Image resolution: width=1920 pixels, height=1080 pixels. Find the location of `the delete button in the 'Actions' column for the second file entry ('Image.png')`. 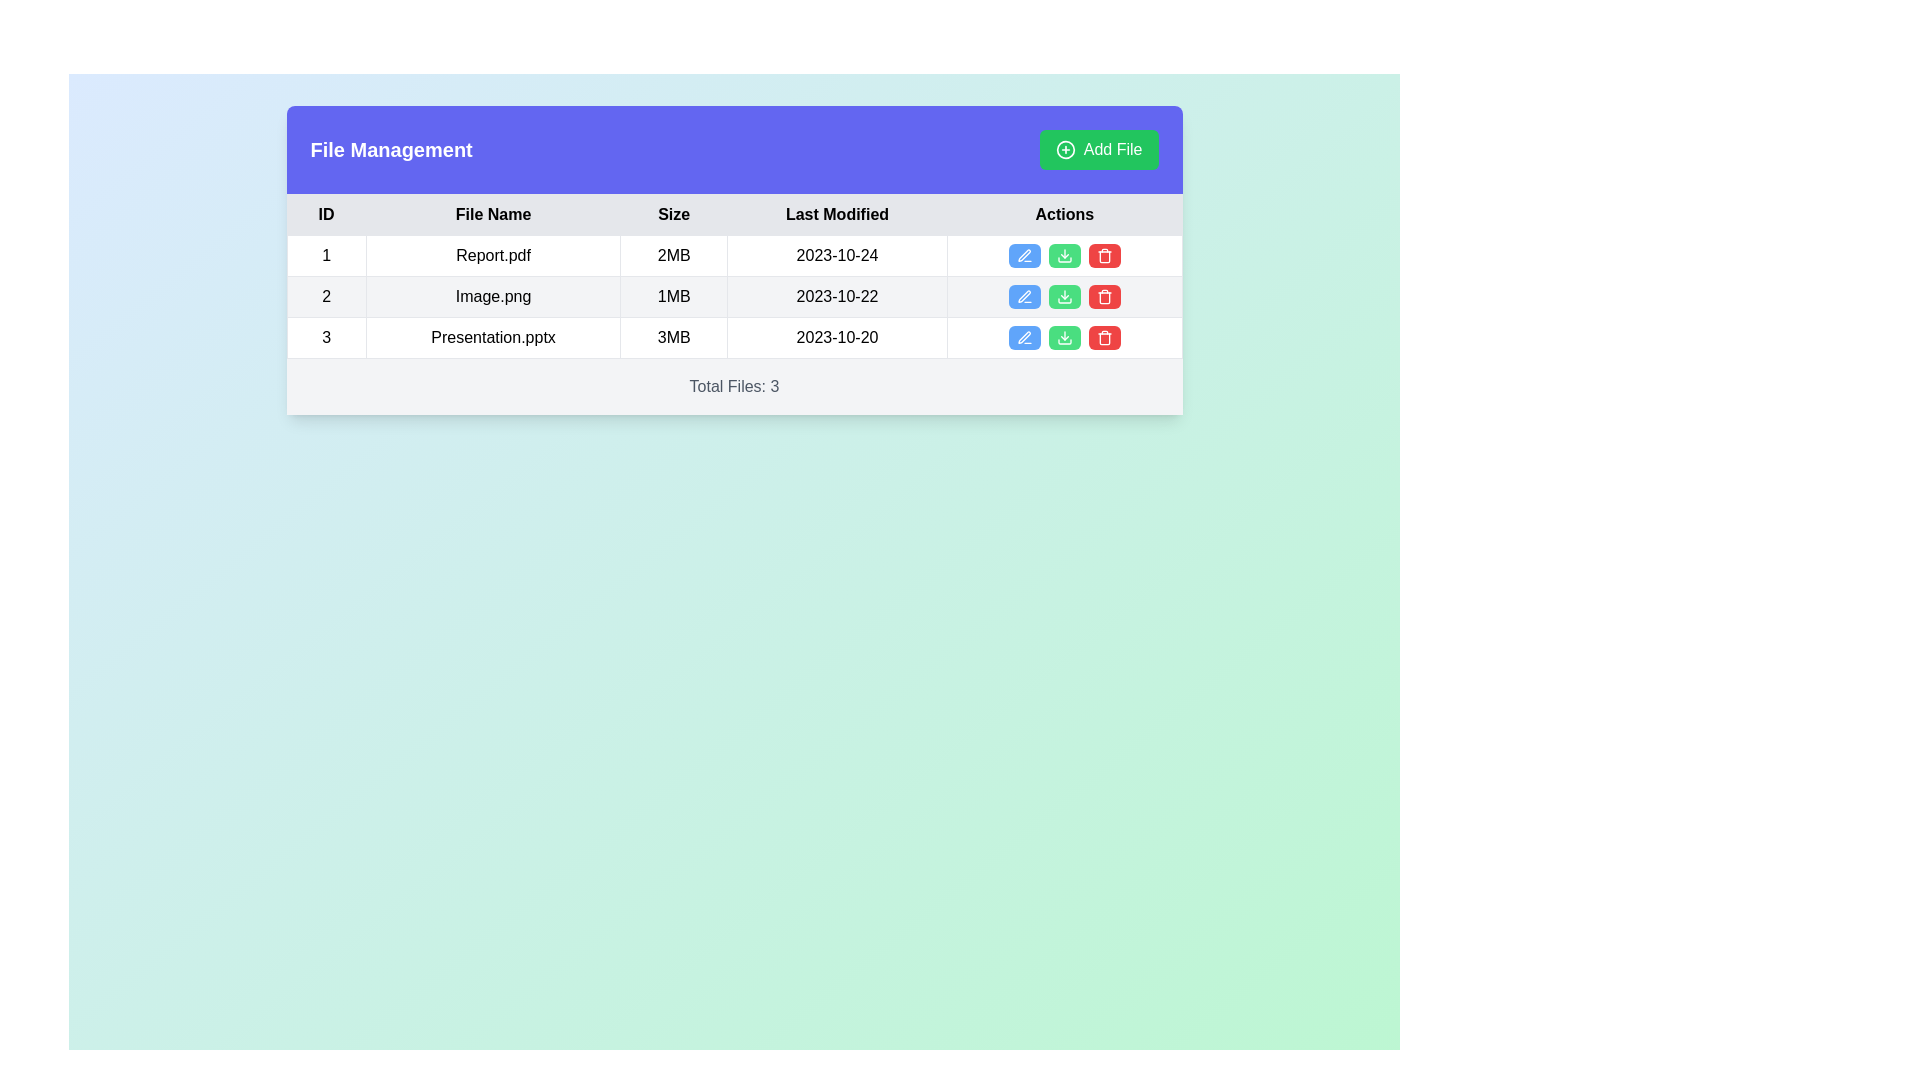

the delete button in the 'Actions' column for the second file entry ('Image.png') is located at coordinates (1103, 297).